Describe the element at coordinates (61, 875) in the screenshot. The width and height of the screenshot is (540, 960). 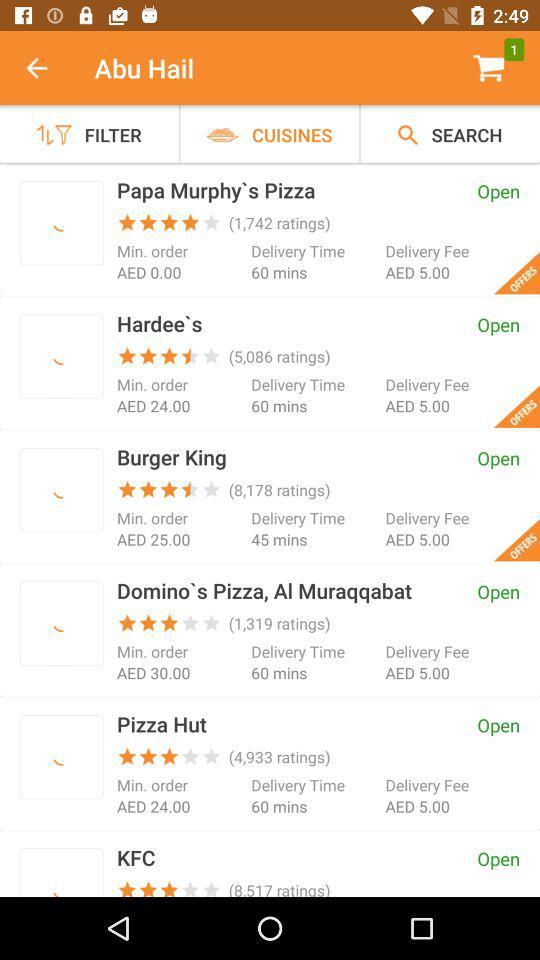
I see `restaurant` at that location.